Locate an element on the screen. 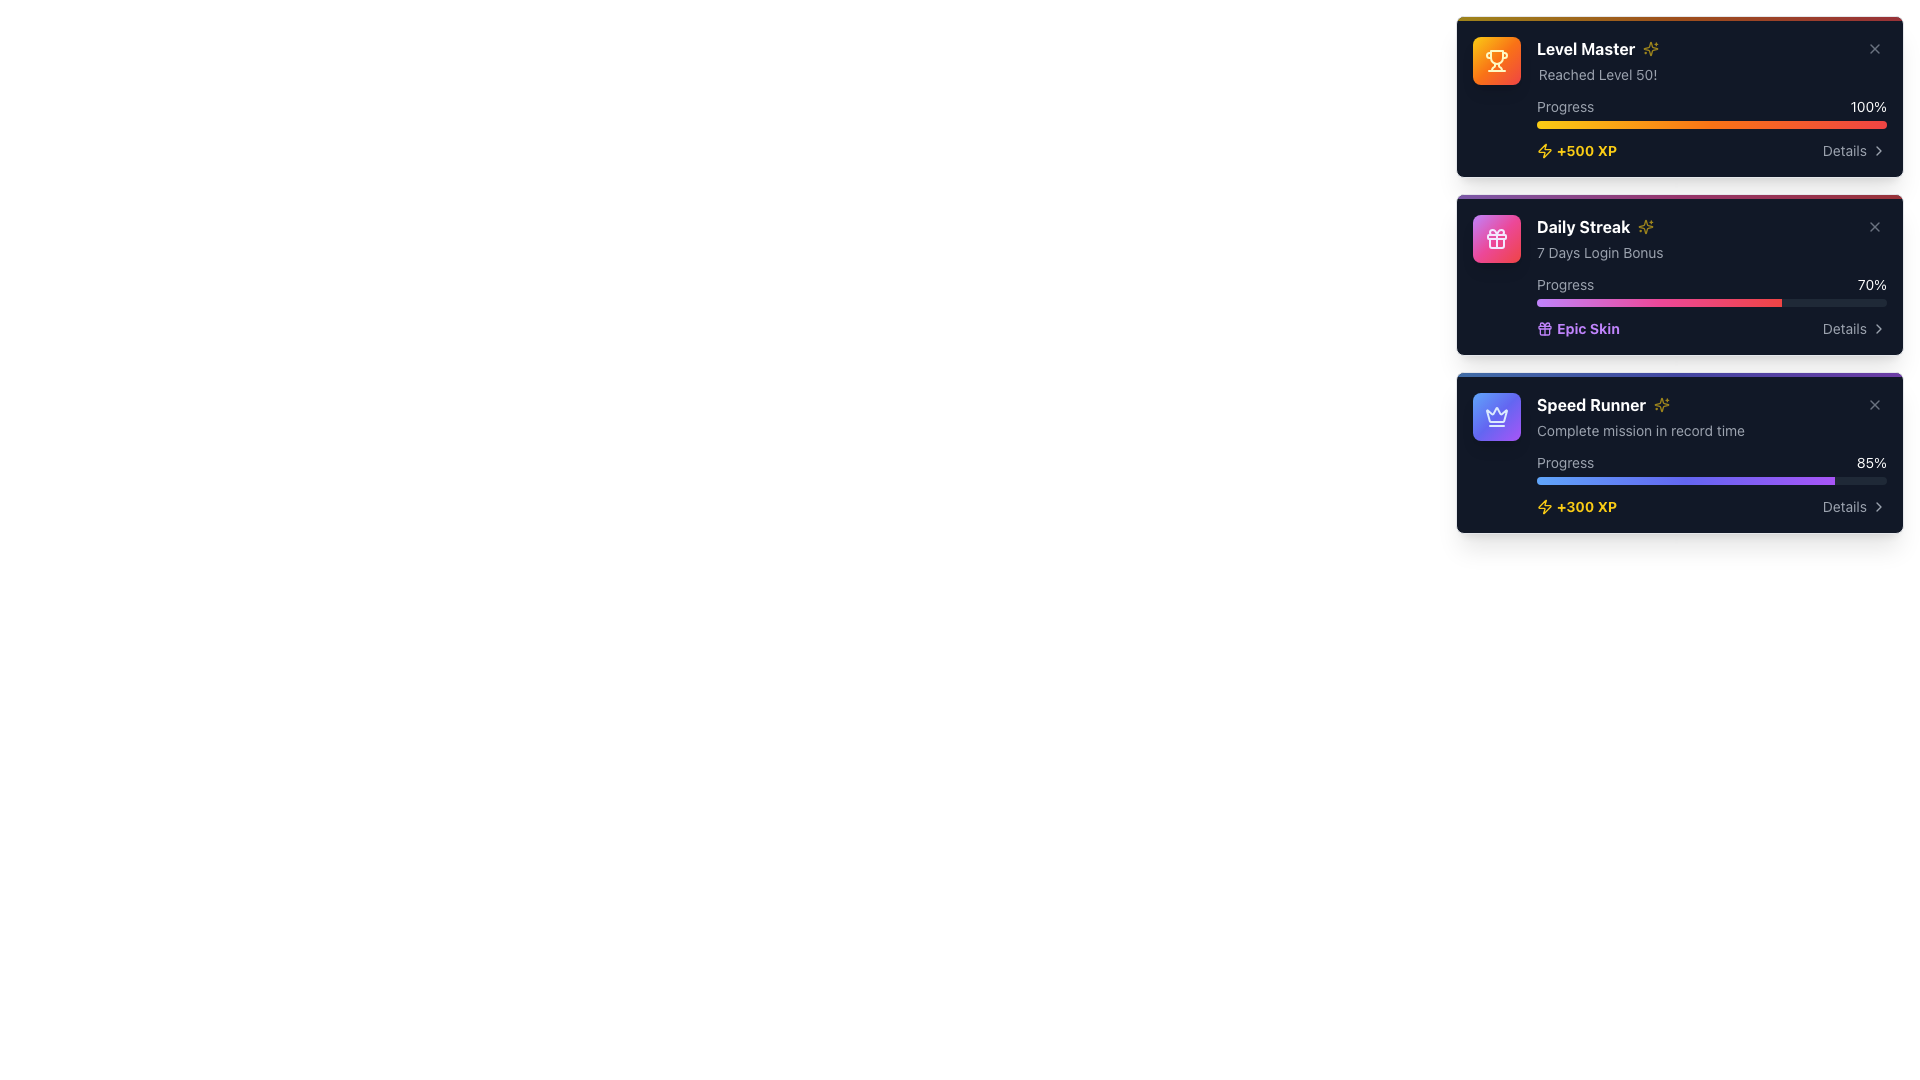  the progress bar located within the 'Level Master' card, which visually represents 100% task completion is located at coordinates (1711, 112).